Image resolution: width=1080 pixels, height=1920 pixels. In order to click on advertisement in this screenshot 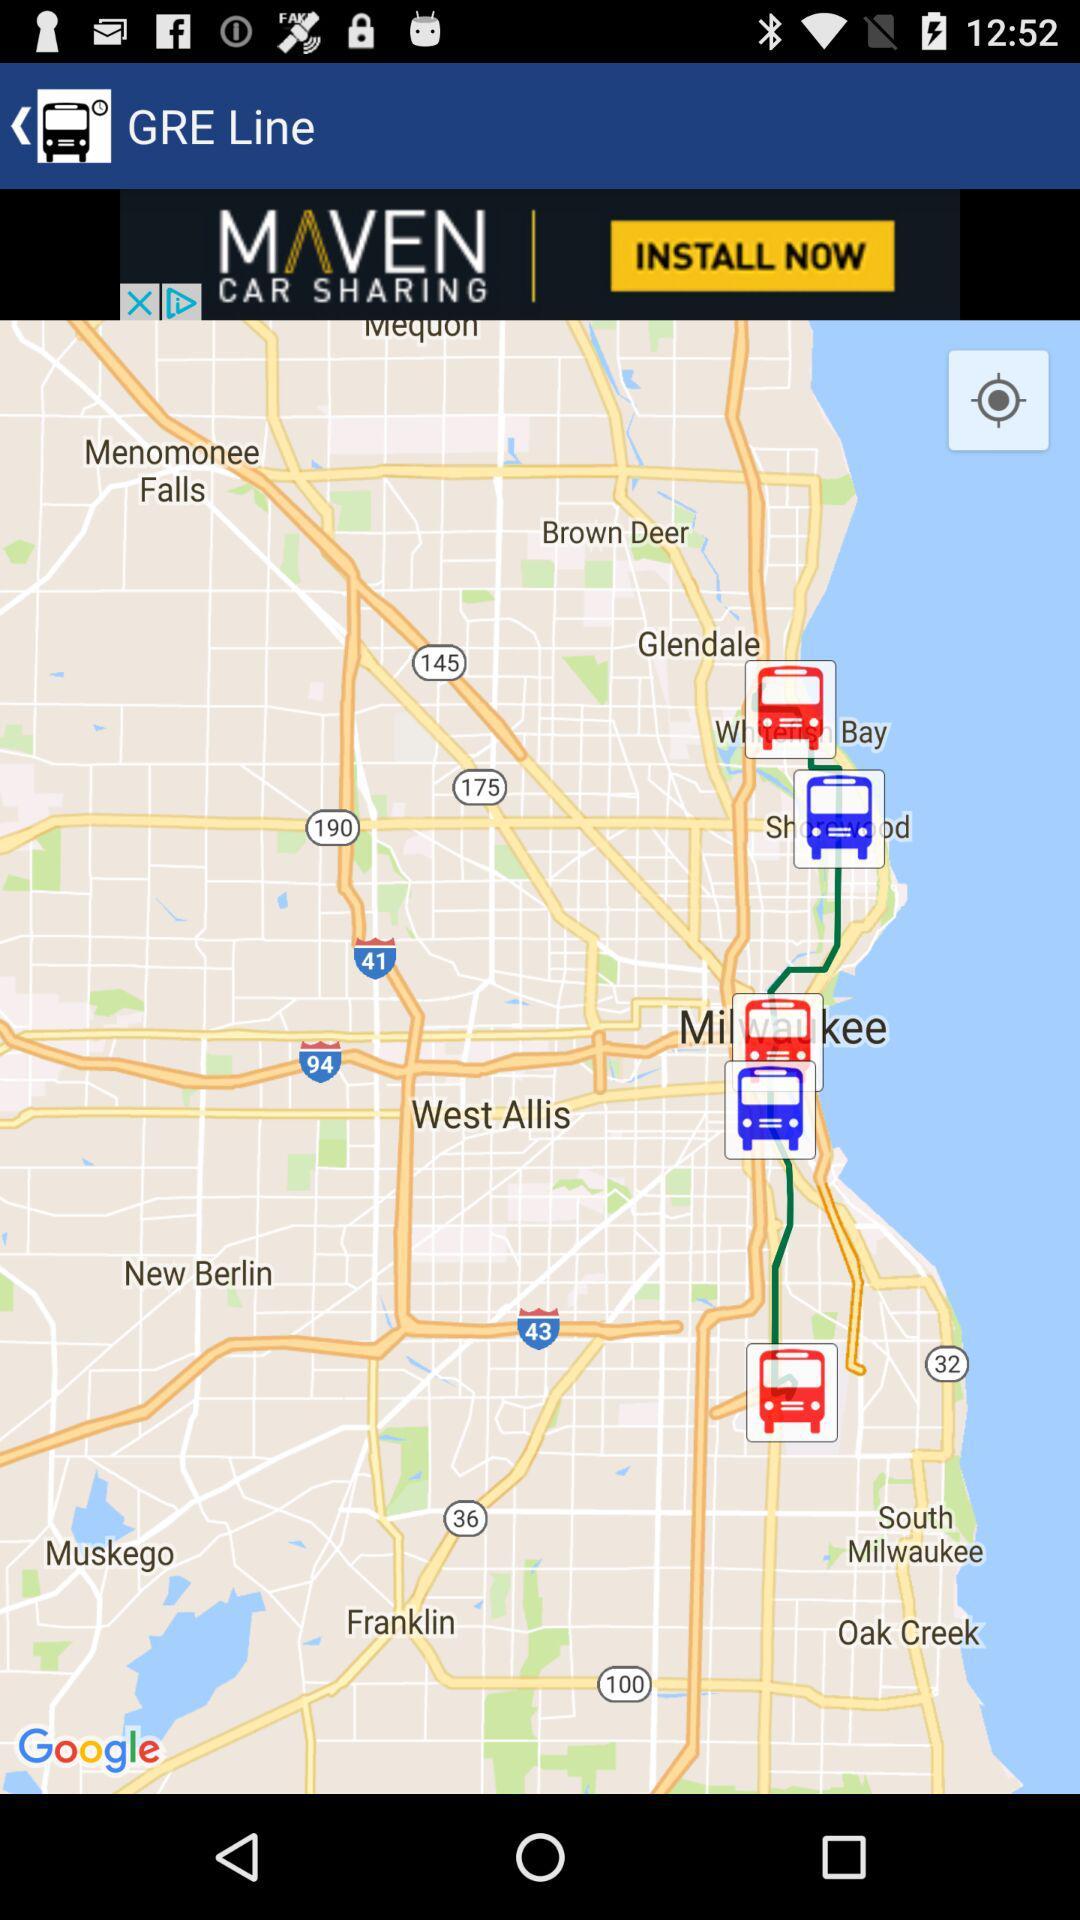, I will do `click(540, 253)`.